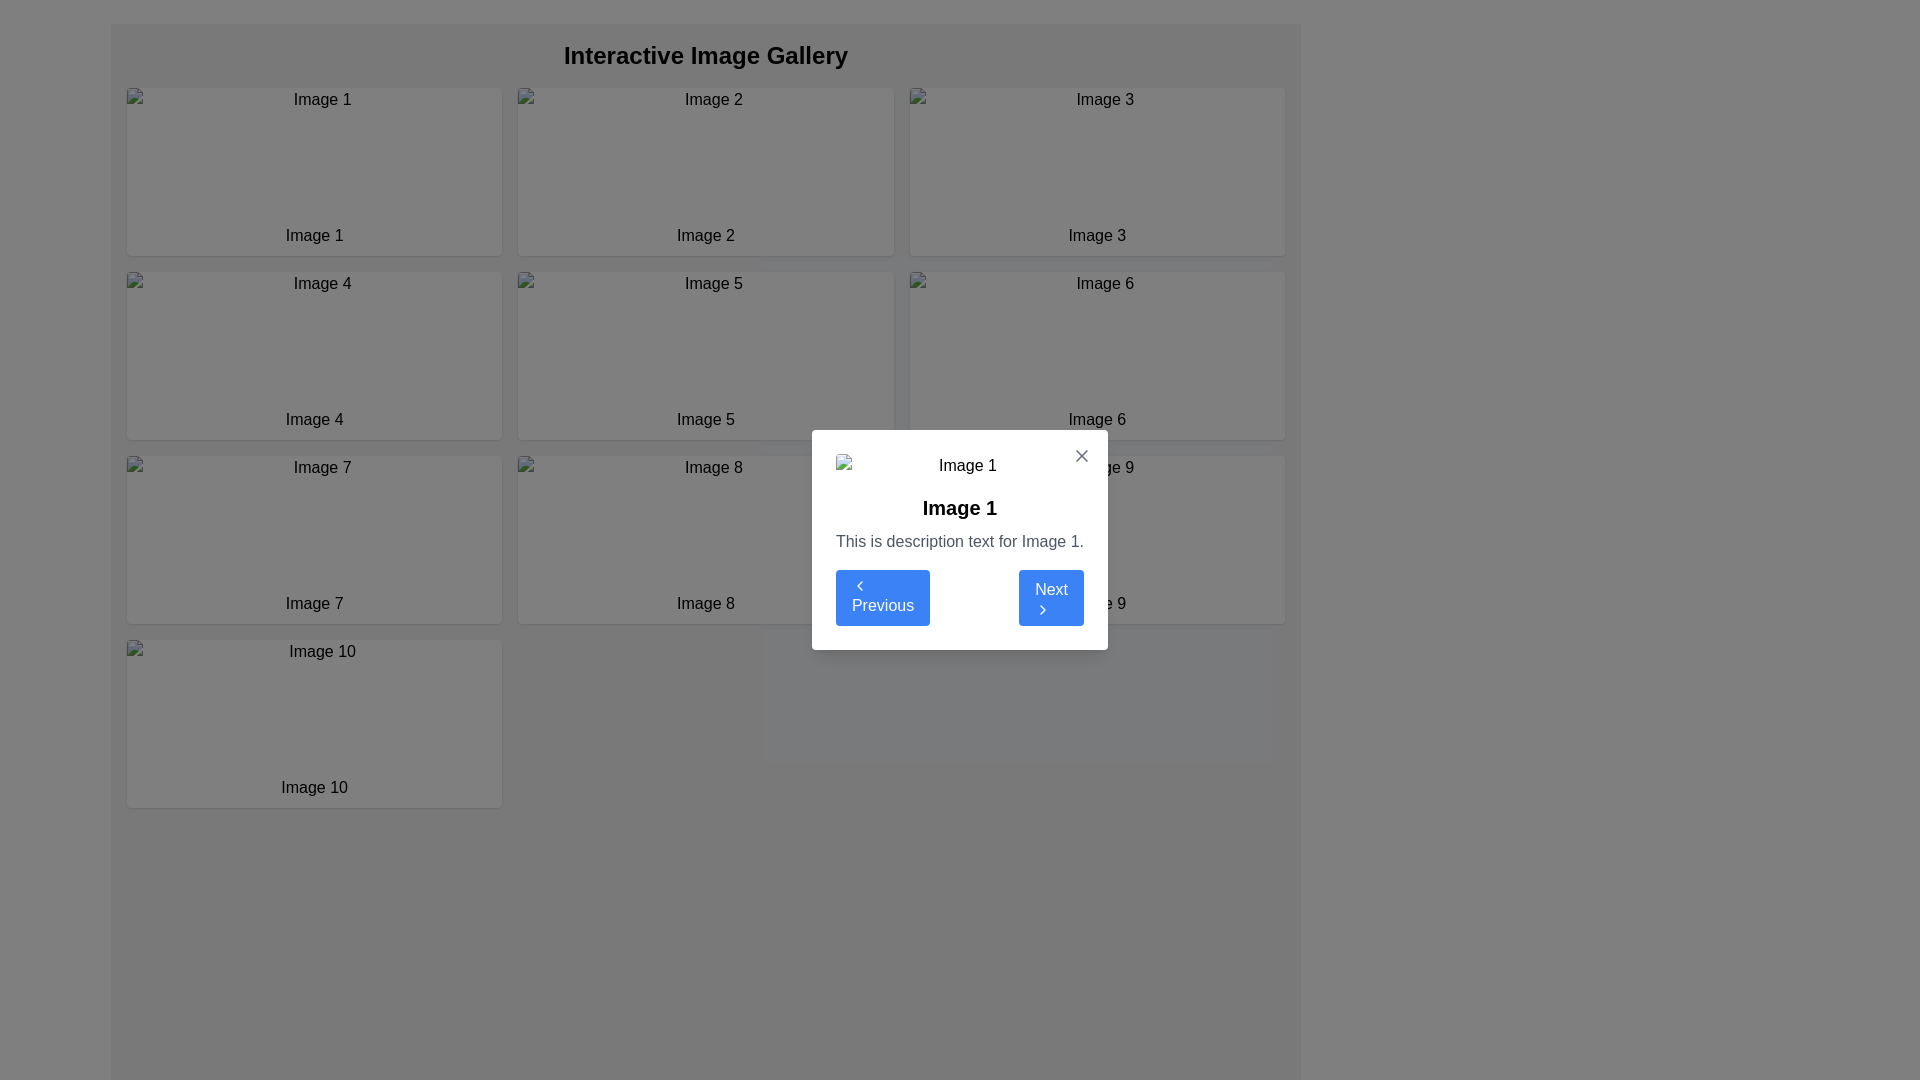 This screenshot has height=1080, width=1920. I want to click on the eighth clickable card in the grid layout for accessibility by moving the cursor to its center, so click(705, 540).